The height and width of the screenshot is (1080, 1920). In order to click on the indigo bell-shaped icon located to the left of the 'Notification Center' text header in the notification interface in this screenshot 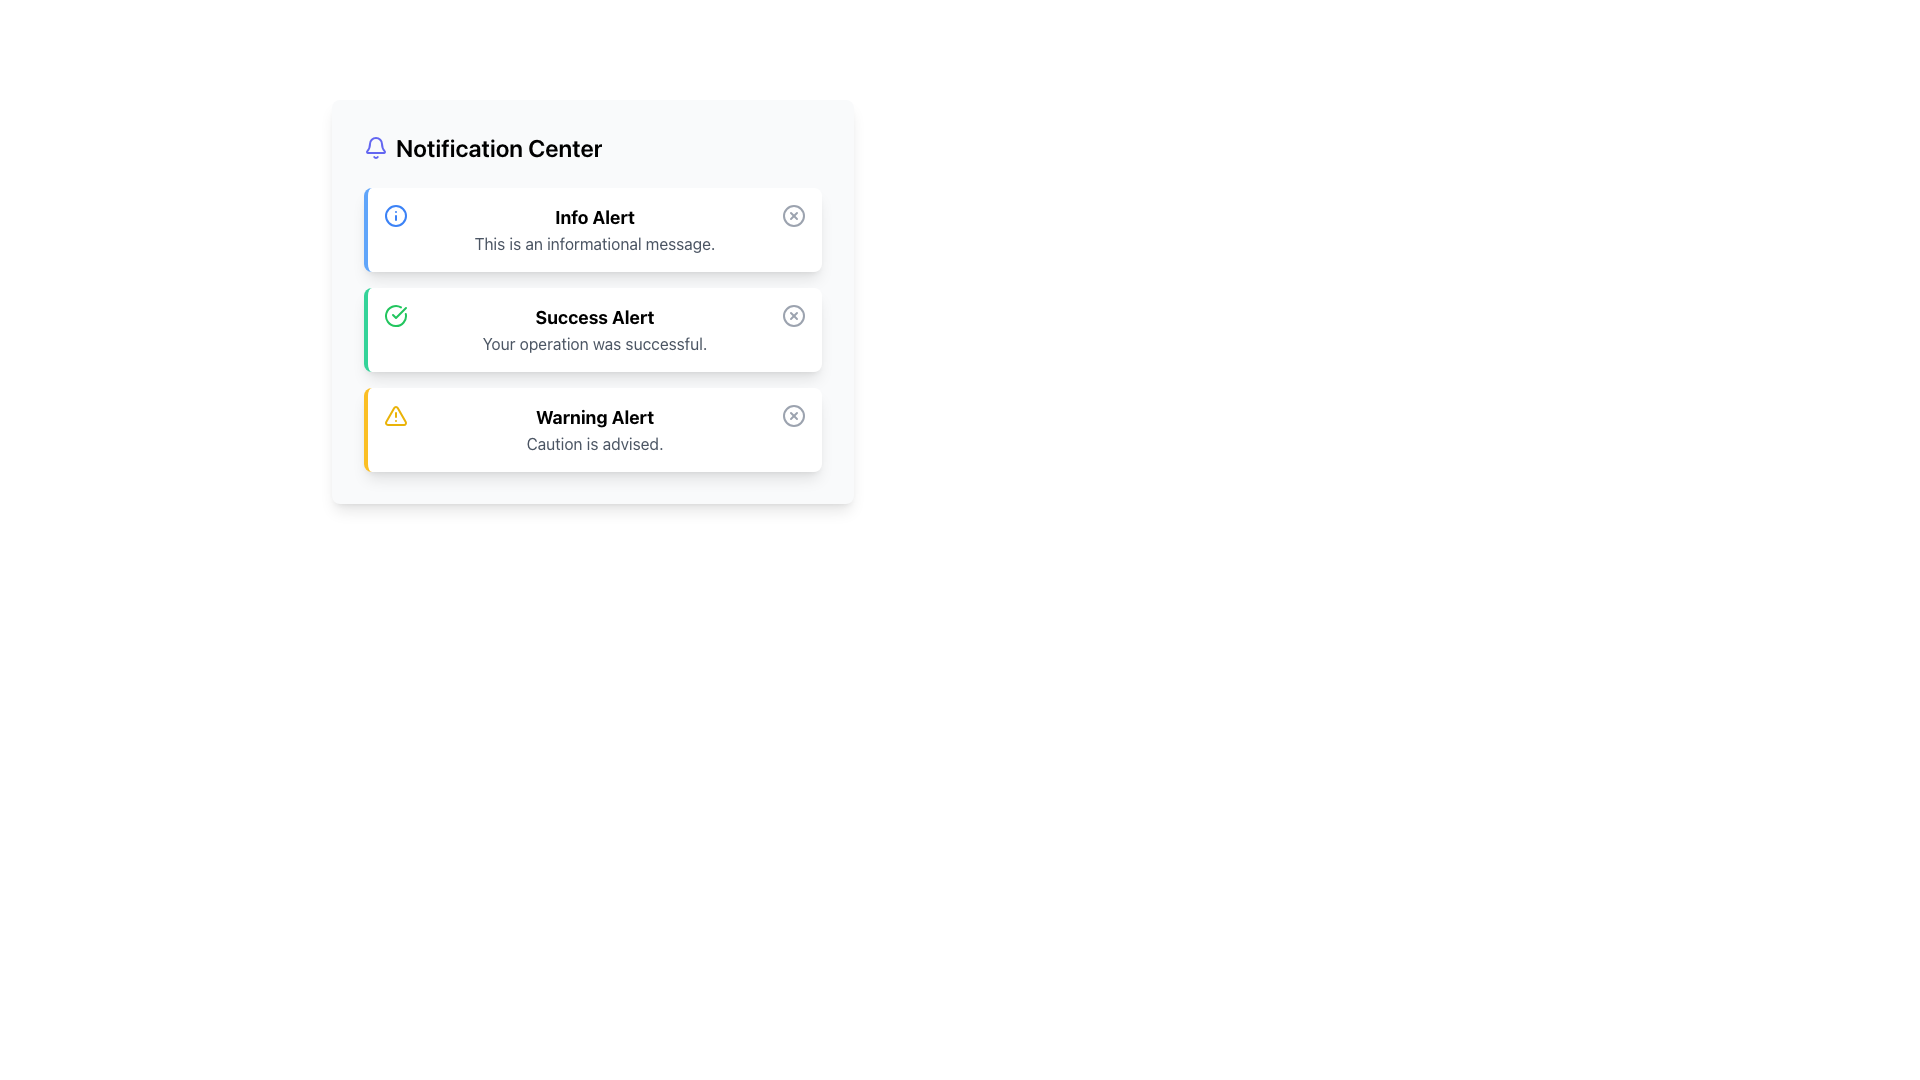, I will do `click(375, 146)`.